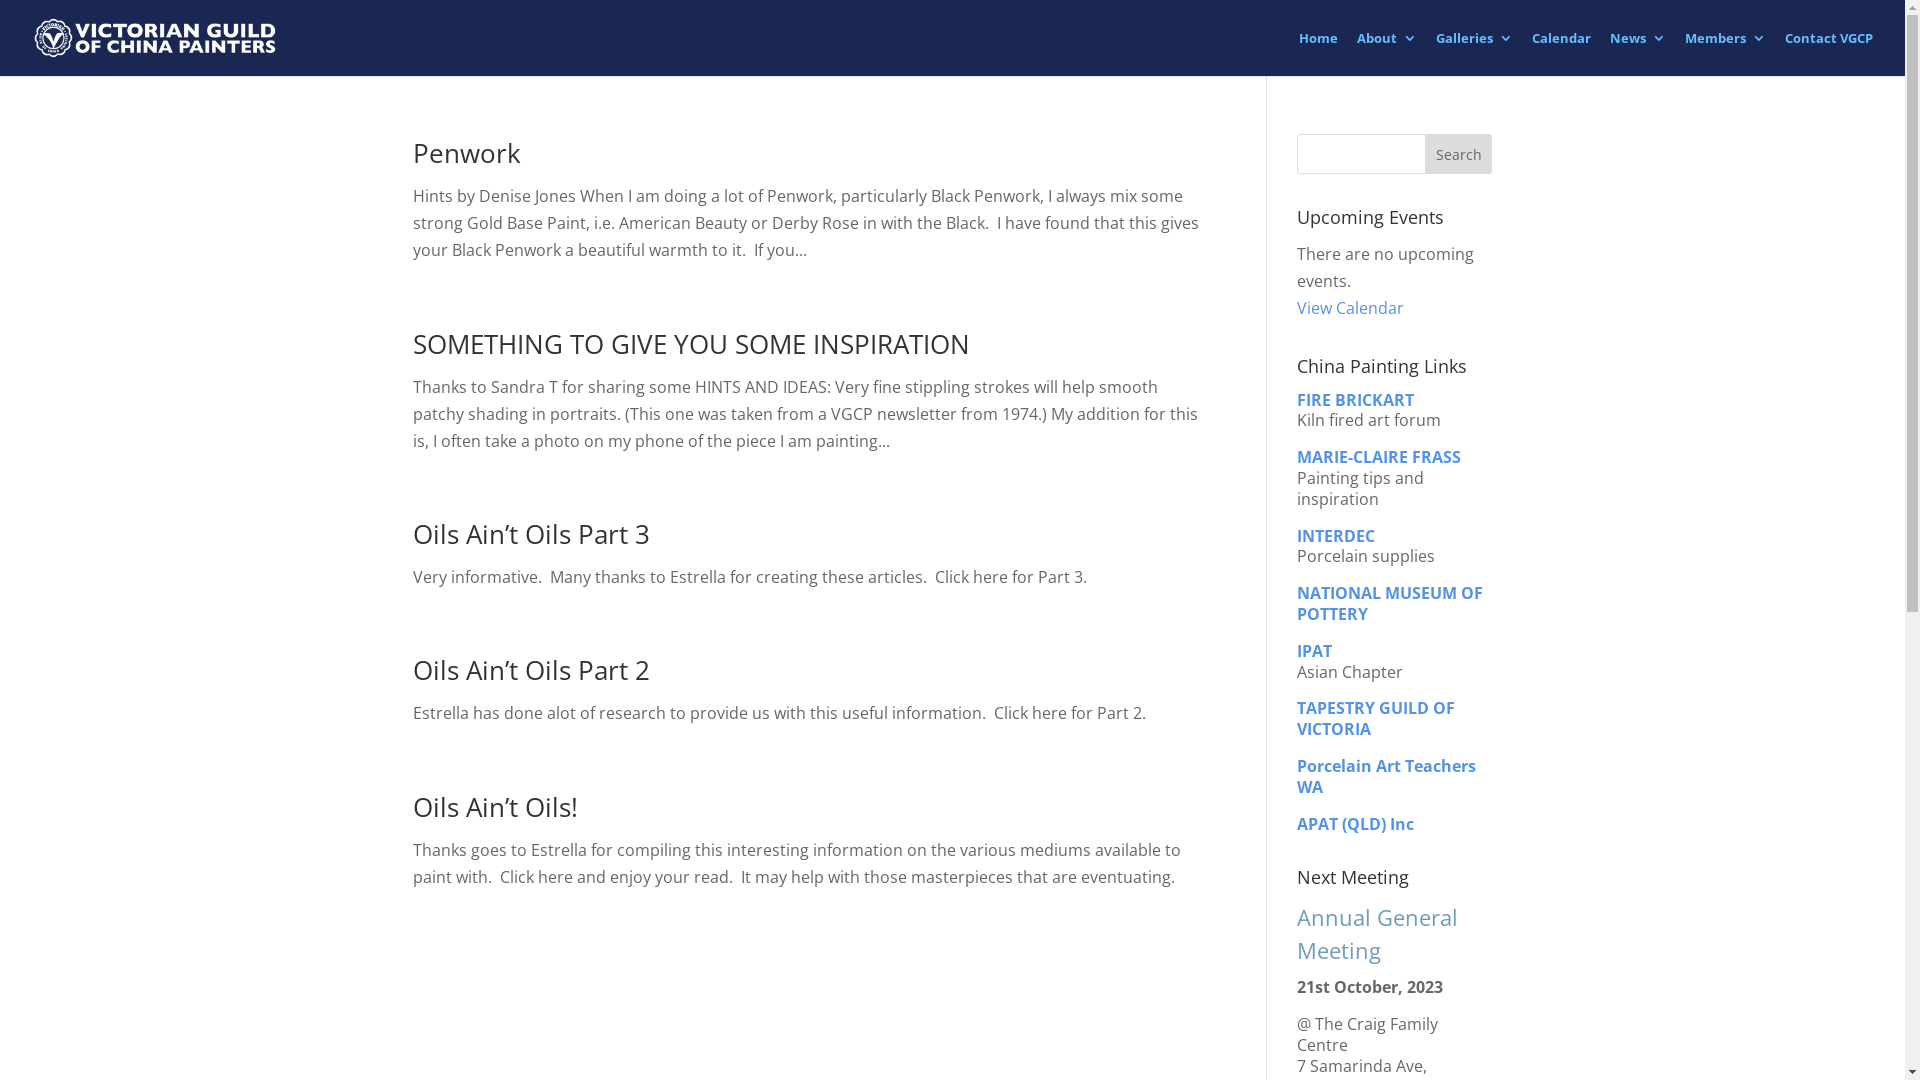 Image resolution: width=1920 pixels, height=1080 pixels. What do you see at coordinates (1389, 602) in the screenshot?
I see `'NATIONAL MUSEUM OF POTTERY'` at bounding box center [1389, 602].